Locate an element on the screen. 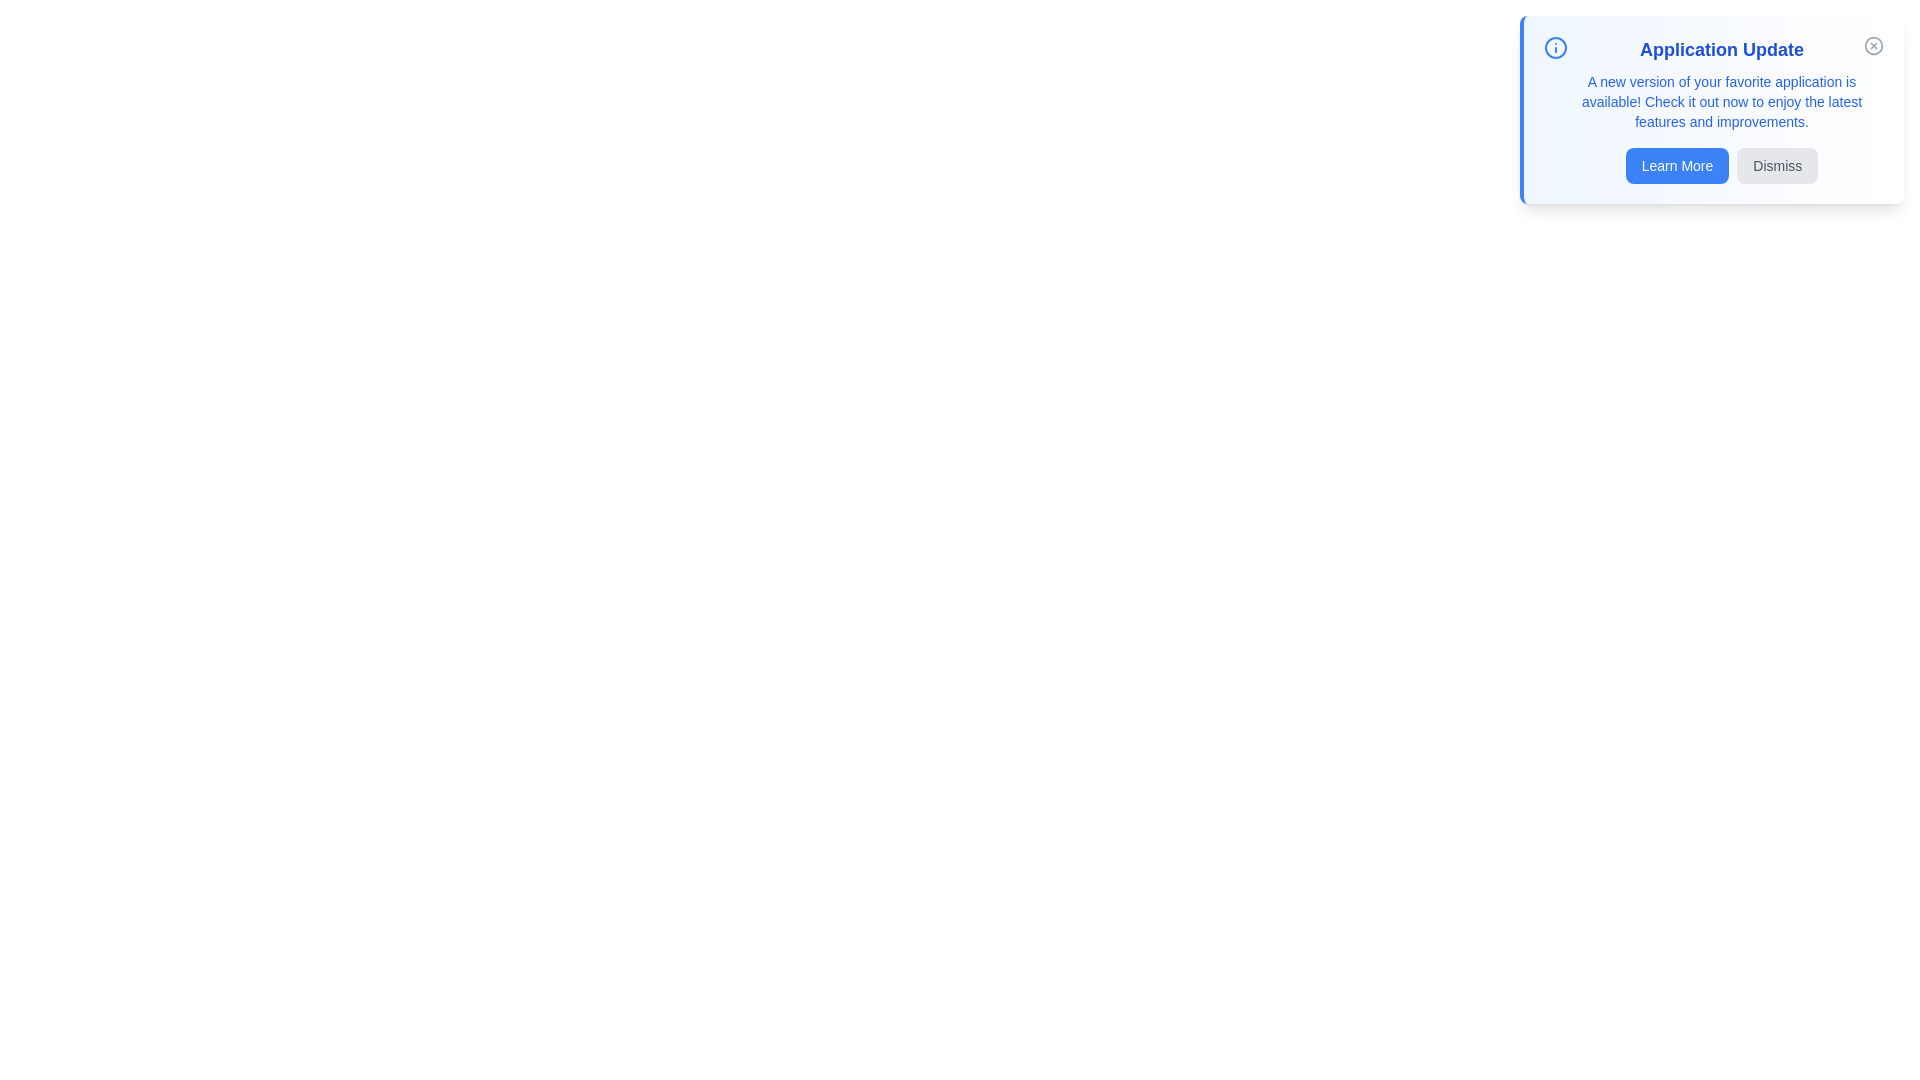  the Dismiss button to observe its hover effect is located at coordinates (1777, 164).